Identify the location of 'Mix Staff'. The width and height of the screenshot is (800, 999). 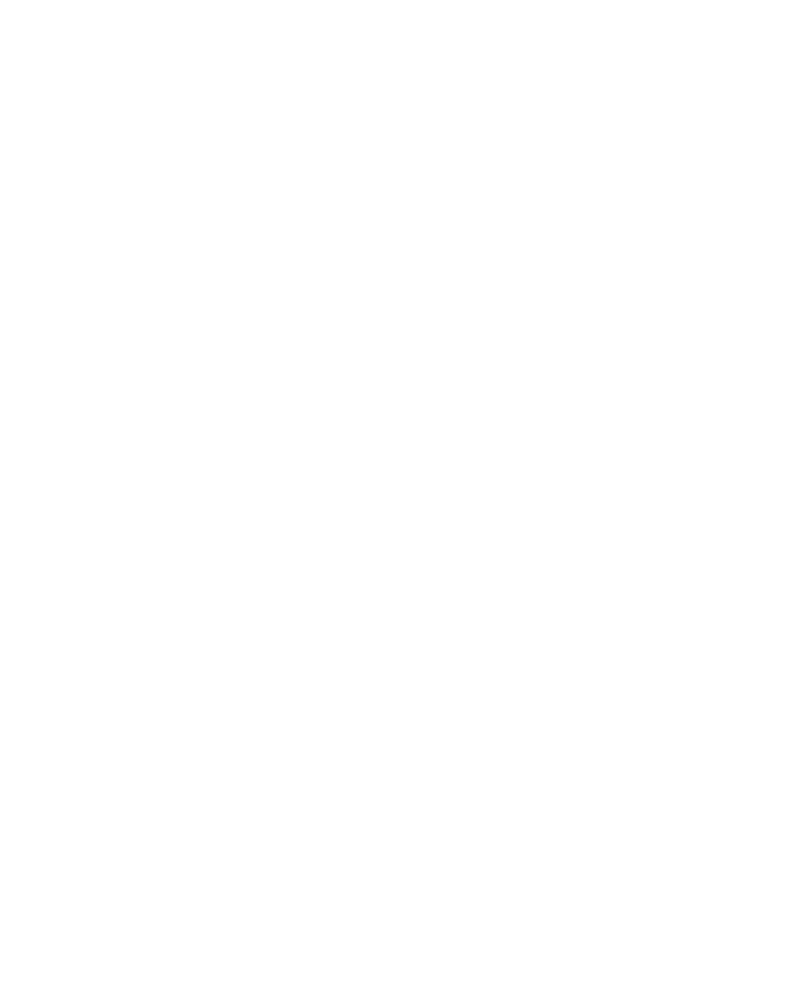
(249, 583).